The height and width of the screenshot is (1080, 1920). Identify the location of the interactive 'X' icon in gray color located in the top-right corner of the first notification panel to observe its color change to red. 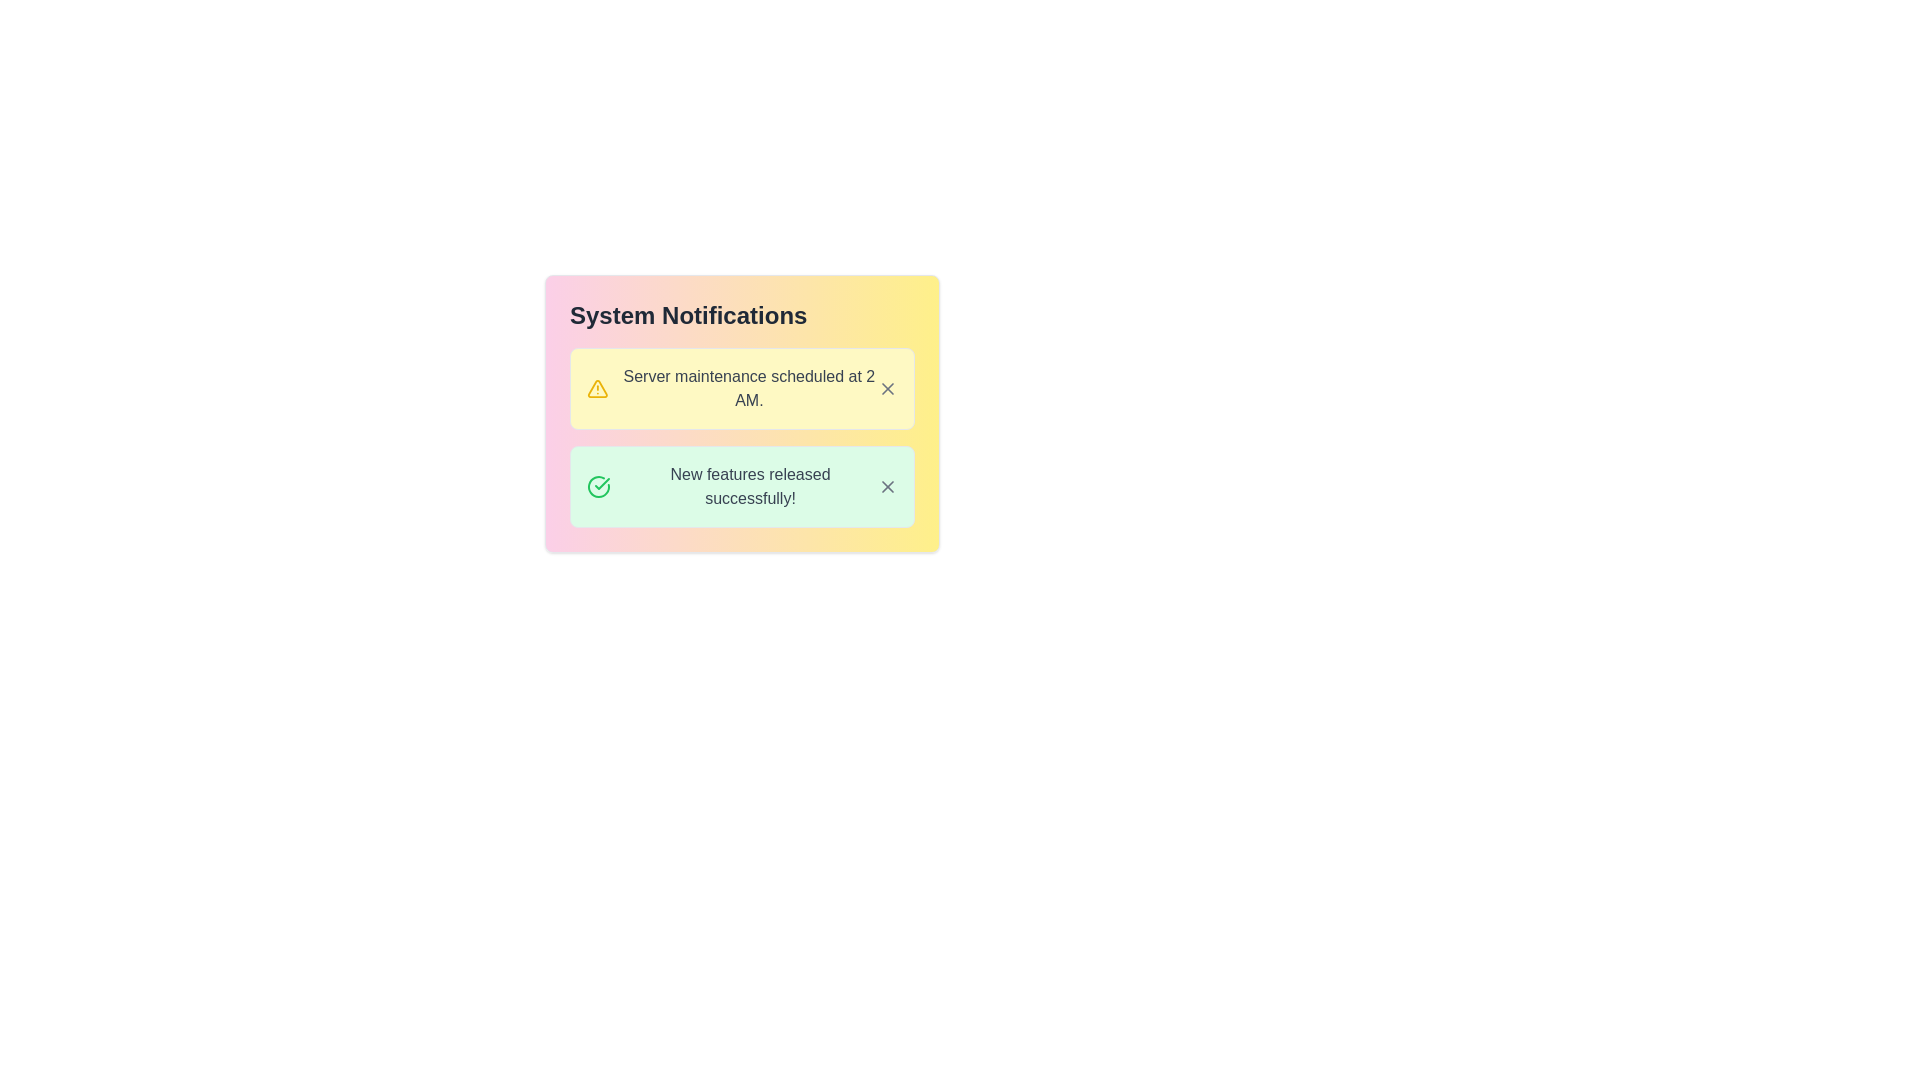
(887, 389).